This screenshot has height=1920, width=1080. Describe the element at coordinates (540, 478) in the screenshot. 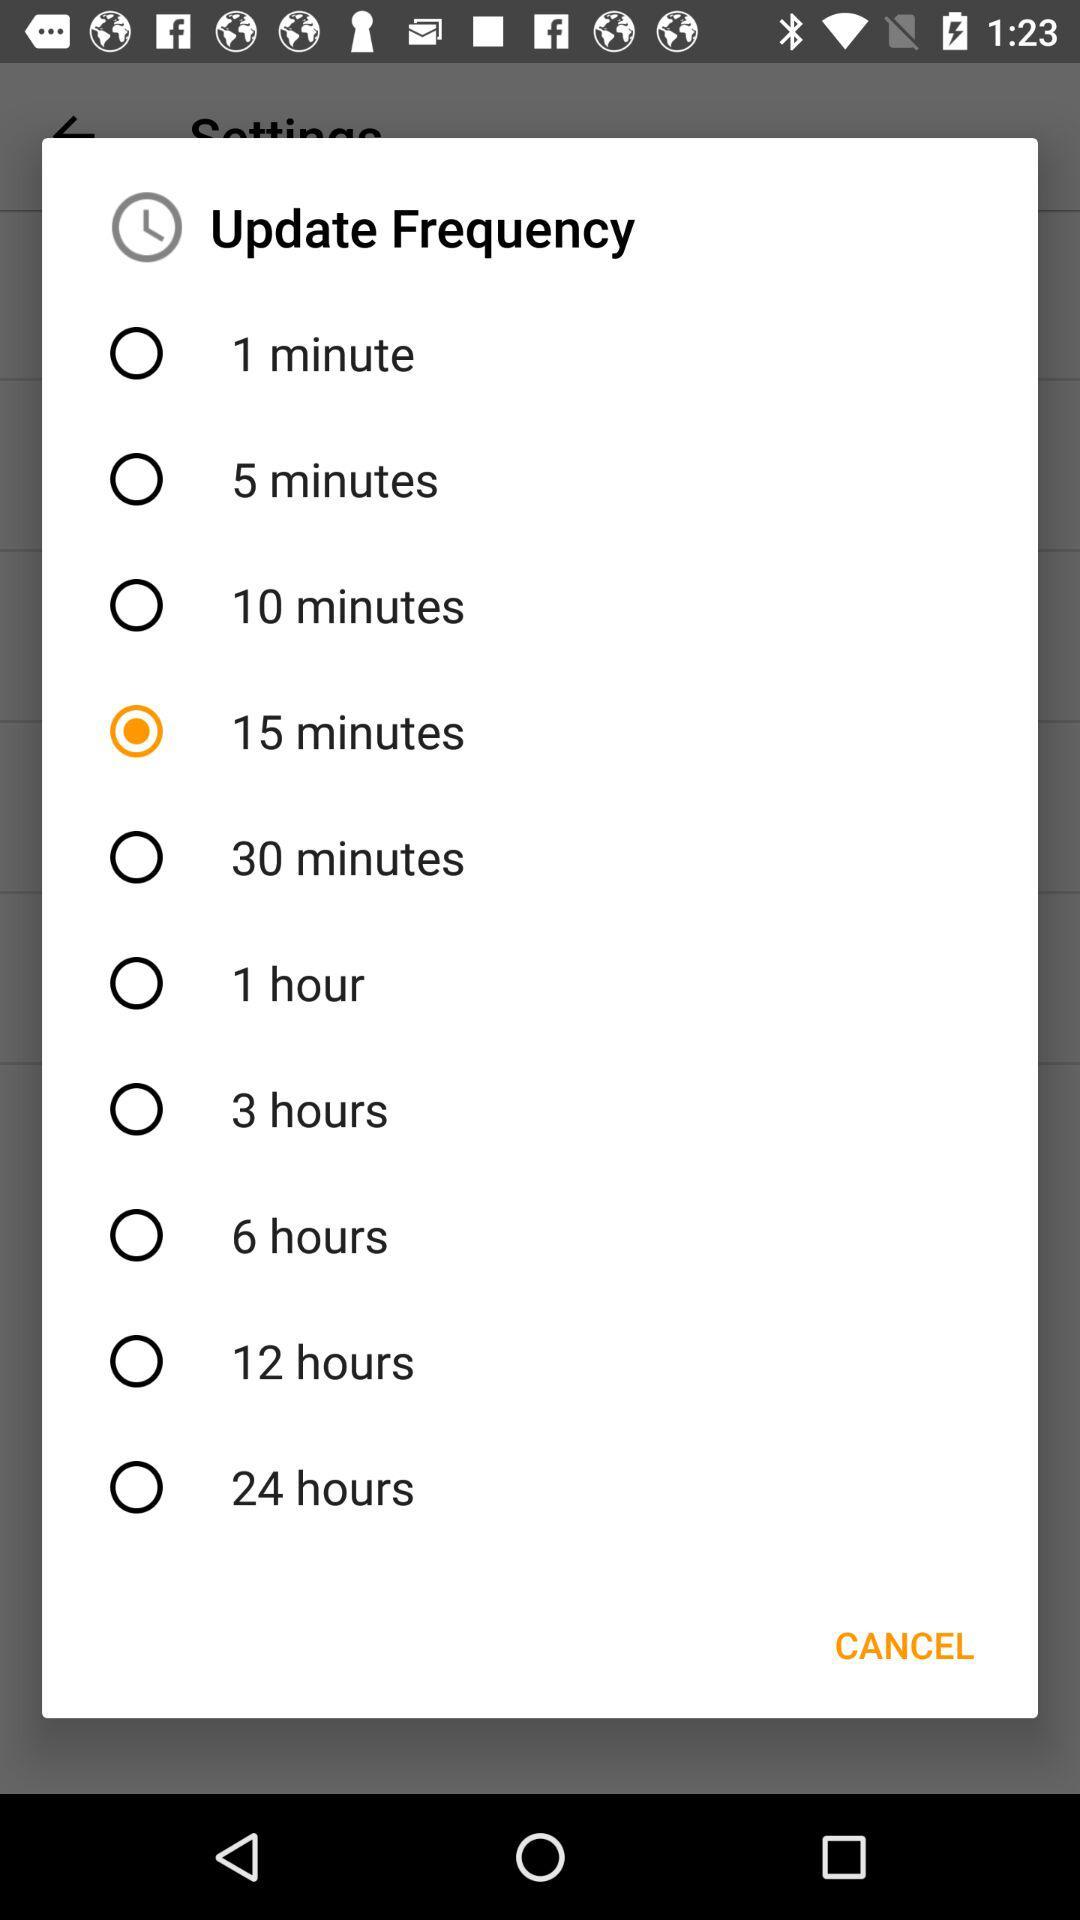

I see `item above 10 minutes icon` at that location.